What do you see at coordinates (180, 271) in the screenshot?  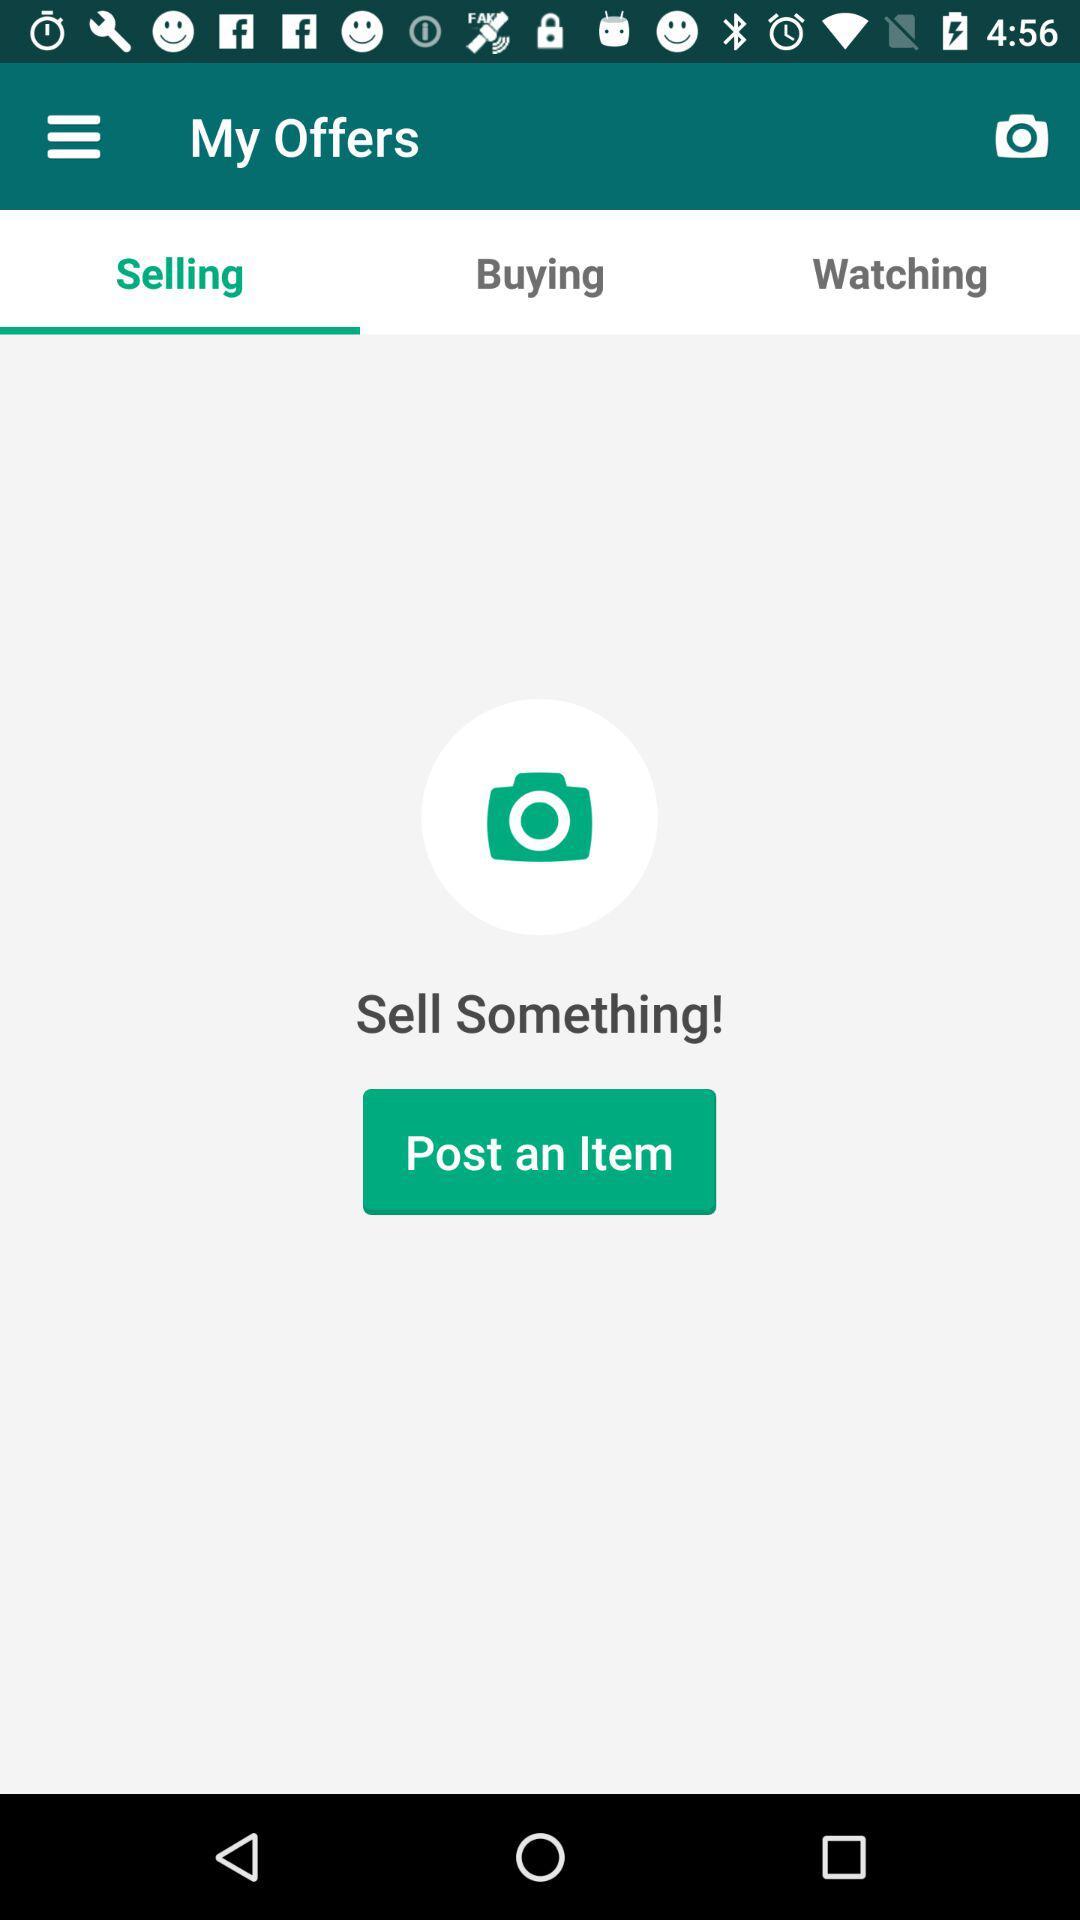 I see `the selling` at bounding box center [180, 271].